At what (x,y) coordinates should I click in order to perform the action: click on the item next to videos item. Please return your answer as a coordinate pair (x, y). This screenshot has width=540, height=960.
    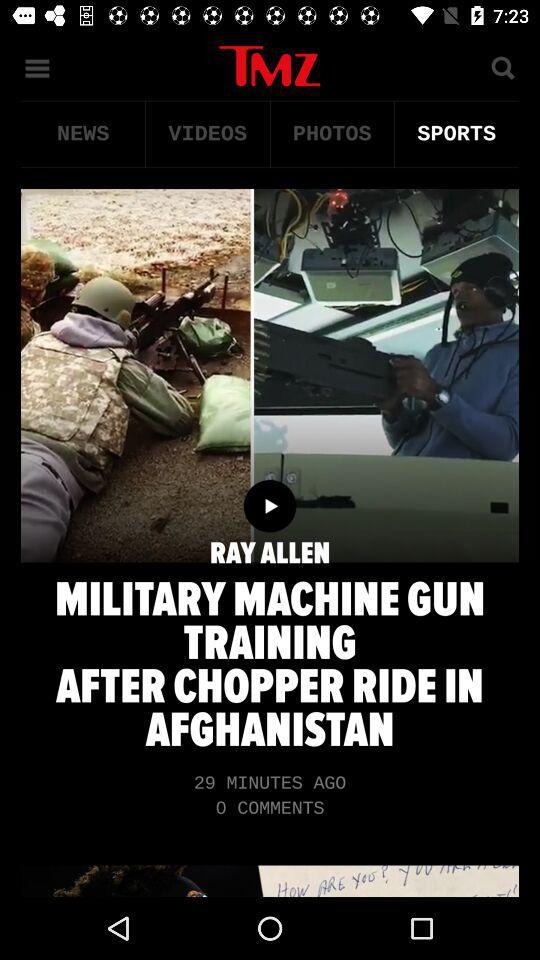
    Looking at the image, I should click on (332, 133).